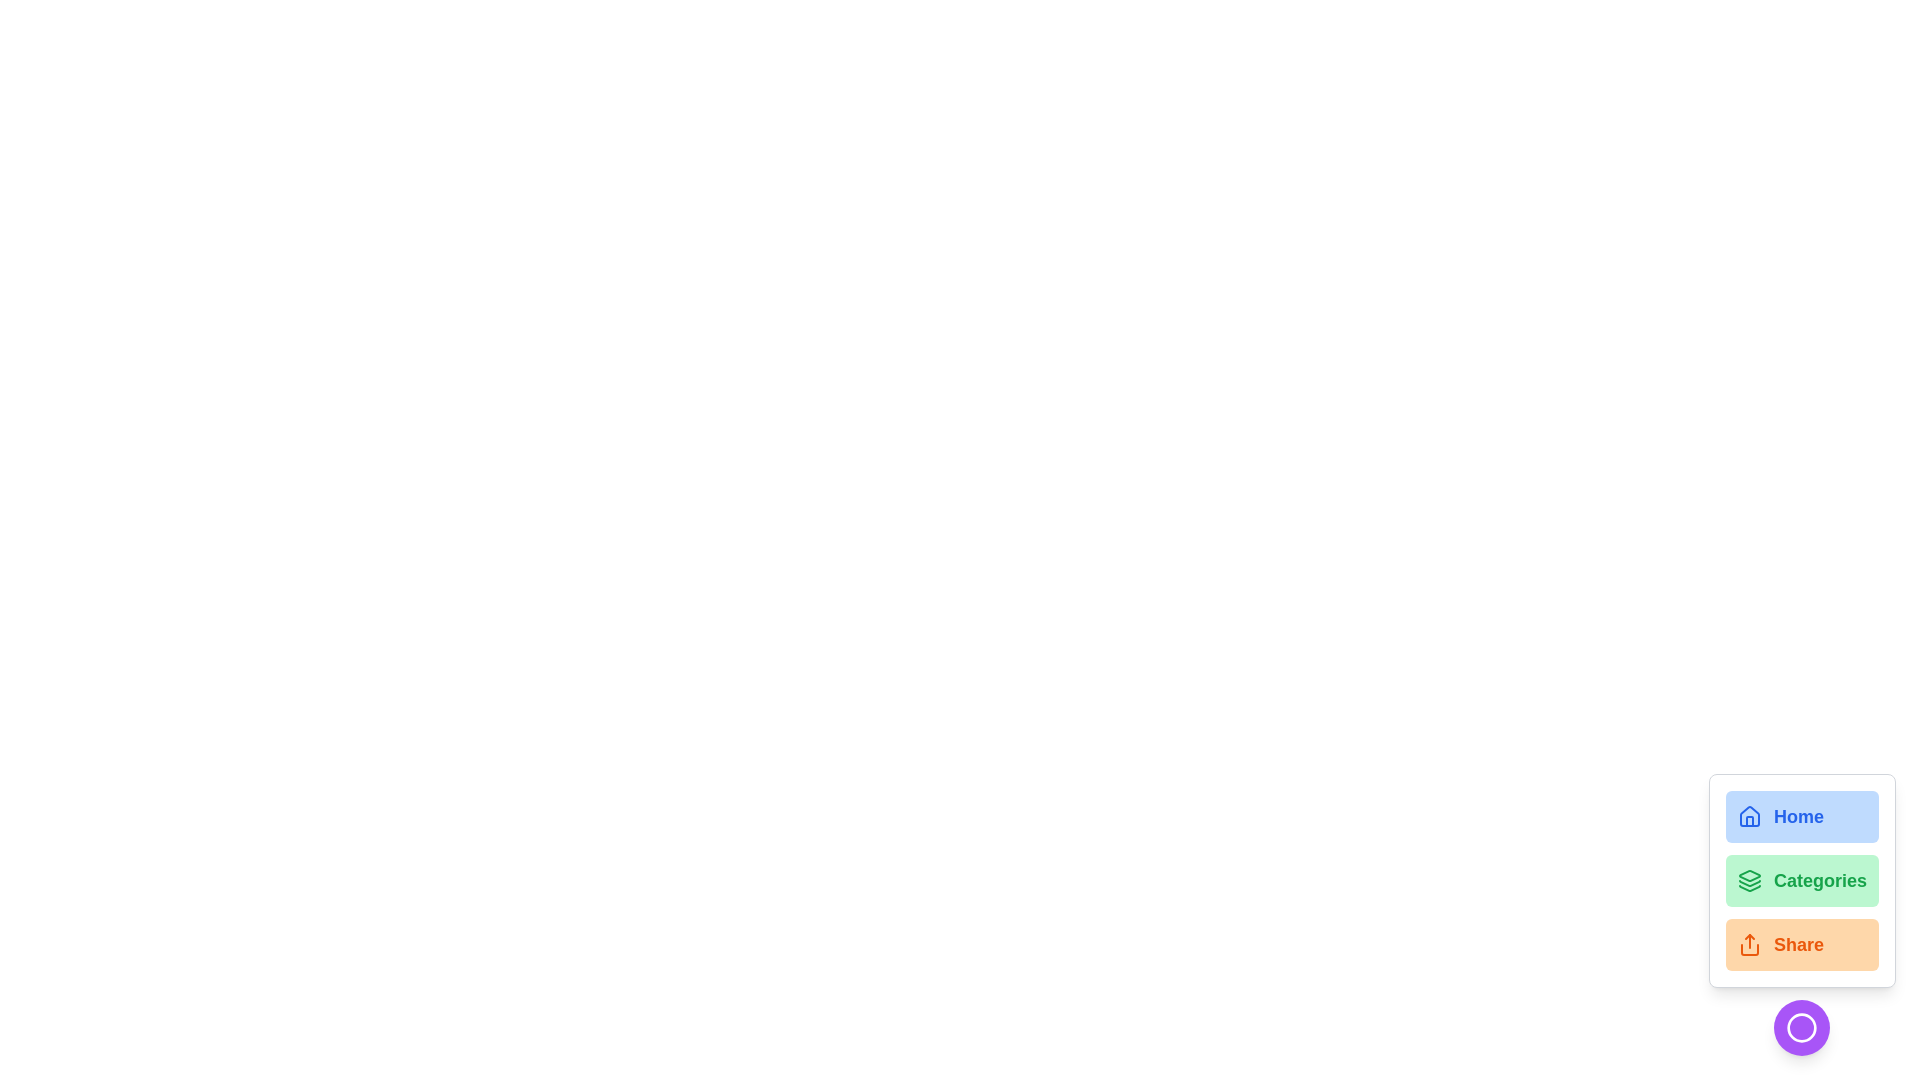 Image resolution: width=1920 pixels, height=1080 pixels. What do you see at coordinates (1801, 1028) in the screenshot?
I see `the circular button at the bottom right corner to toggle the speed dial menu` at bounding box center [1801, 1028].